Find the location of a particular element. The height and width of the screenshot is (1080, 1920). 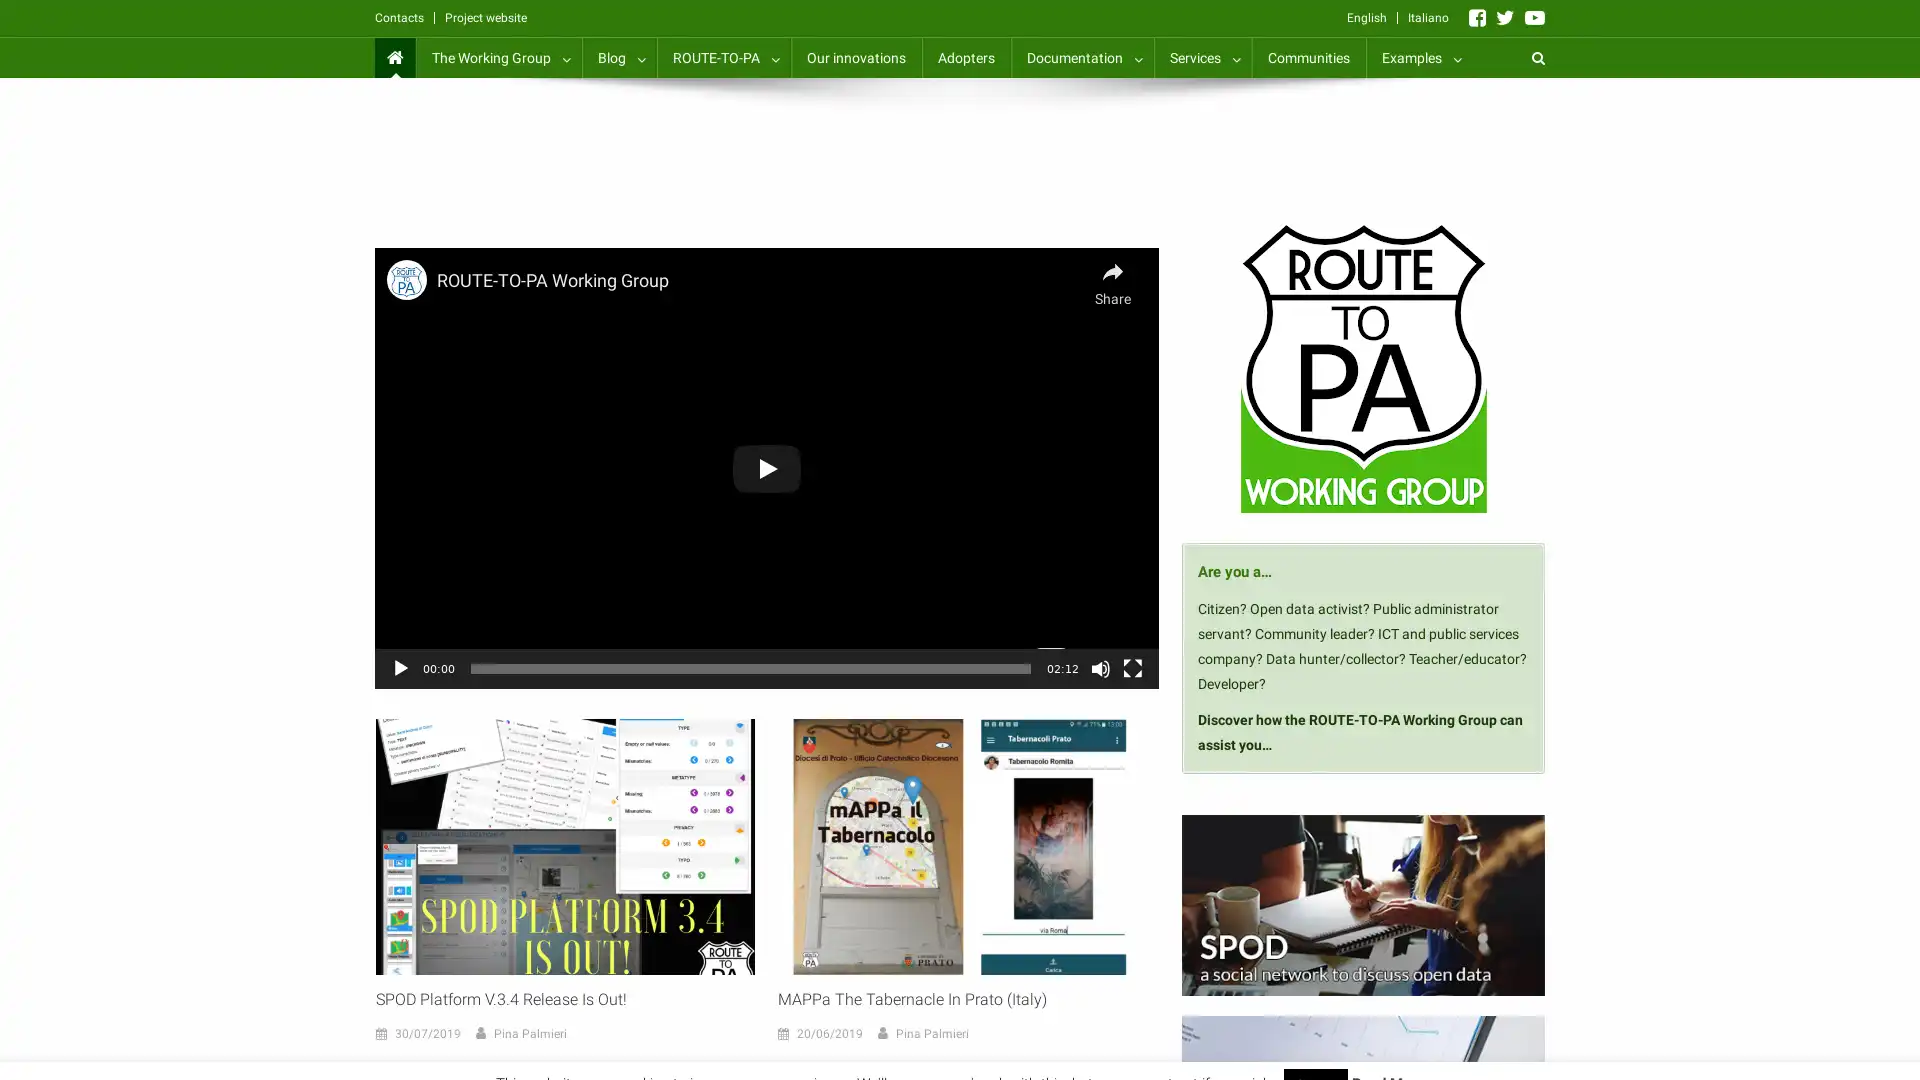

Fullscreen is located at coordinates (1132, 668).